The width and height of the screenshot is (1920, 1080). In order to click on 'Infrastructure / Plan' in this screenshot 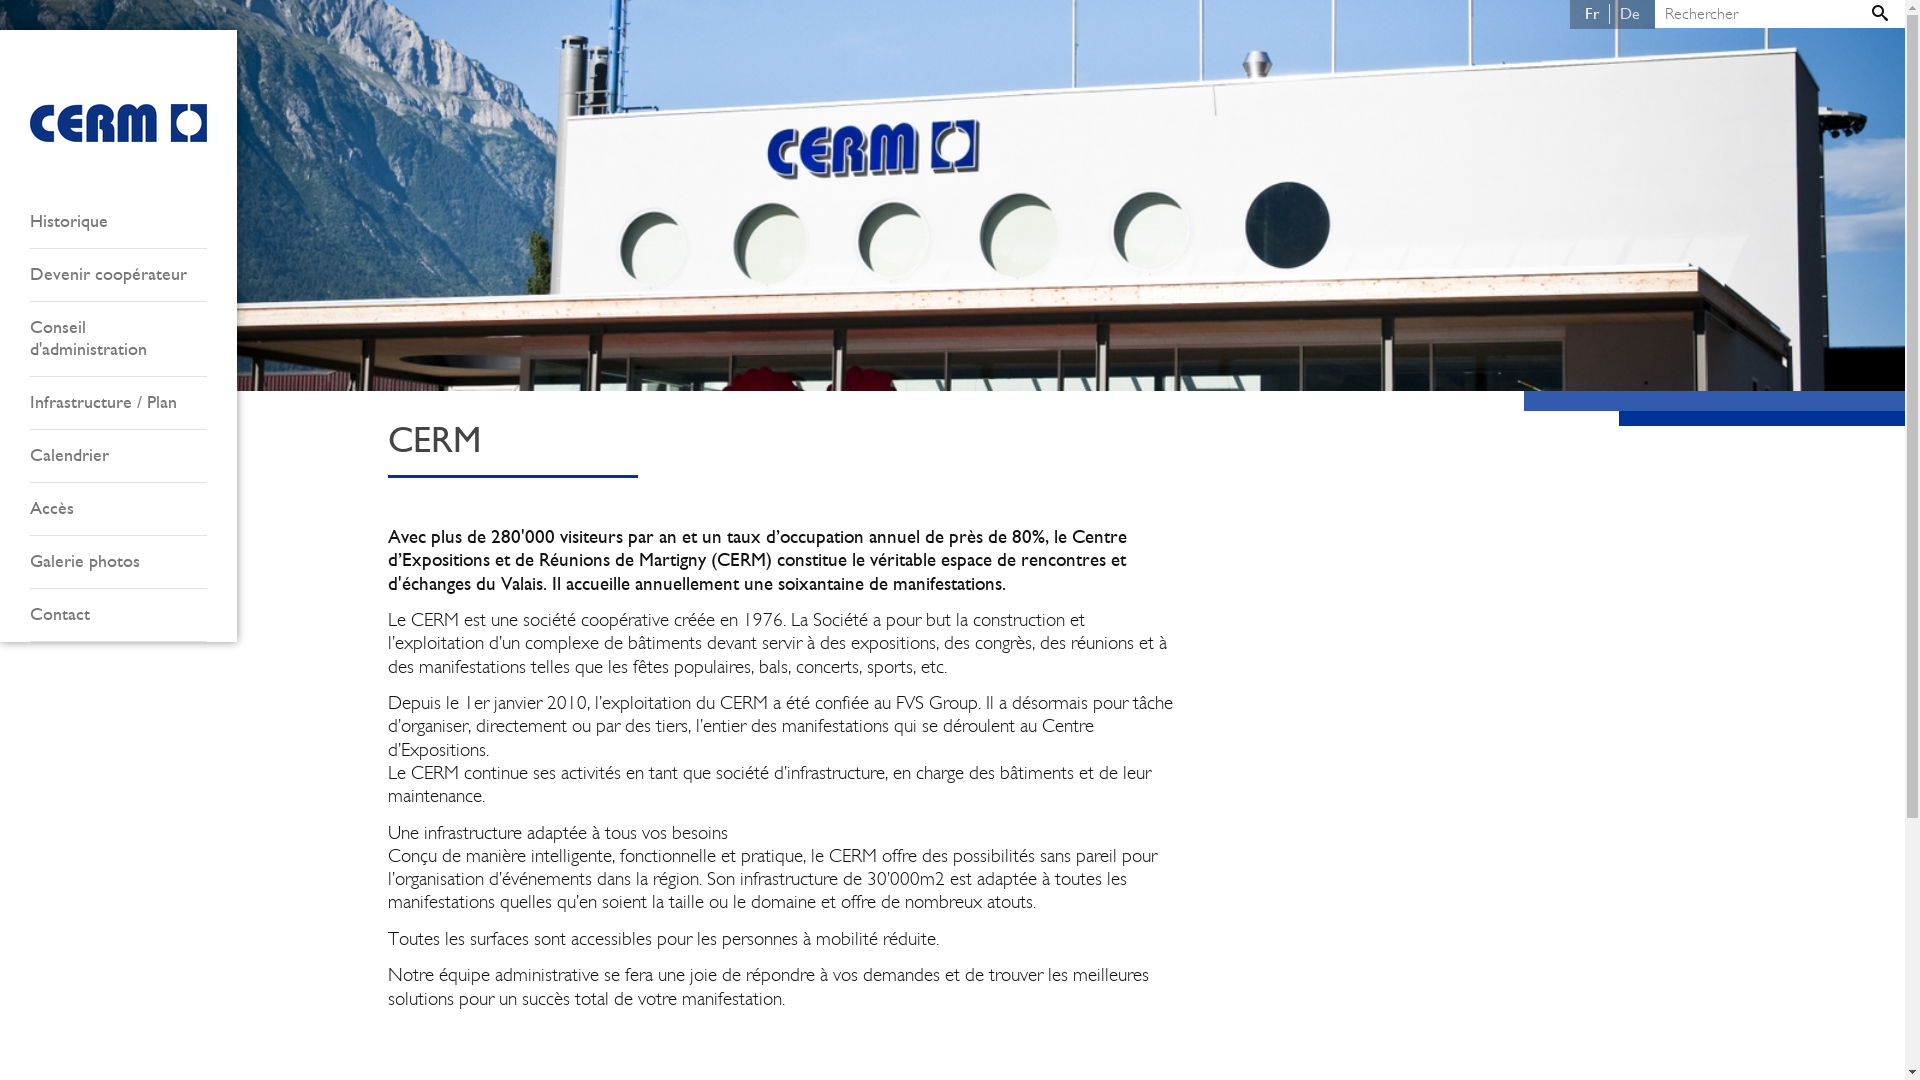, I will do `click(117, 403)`.